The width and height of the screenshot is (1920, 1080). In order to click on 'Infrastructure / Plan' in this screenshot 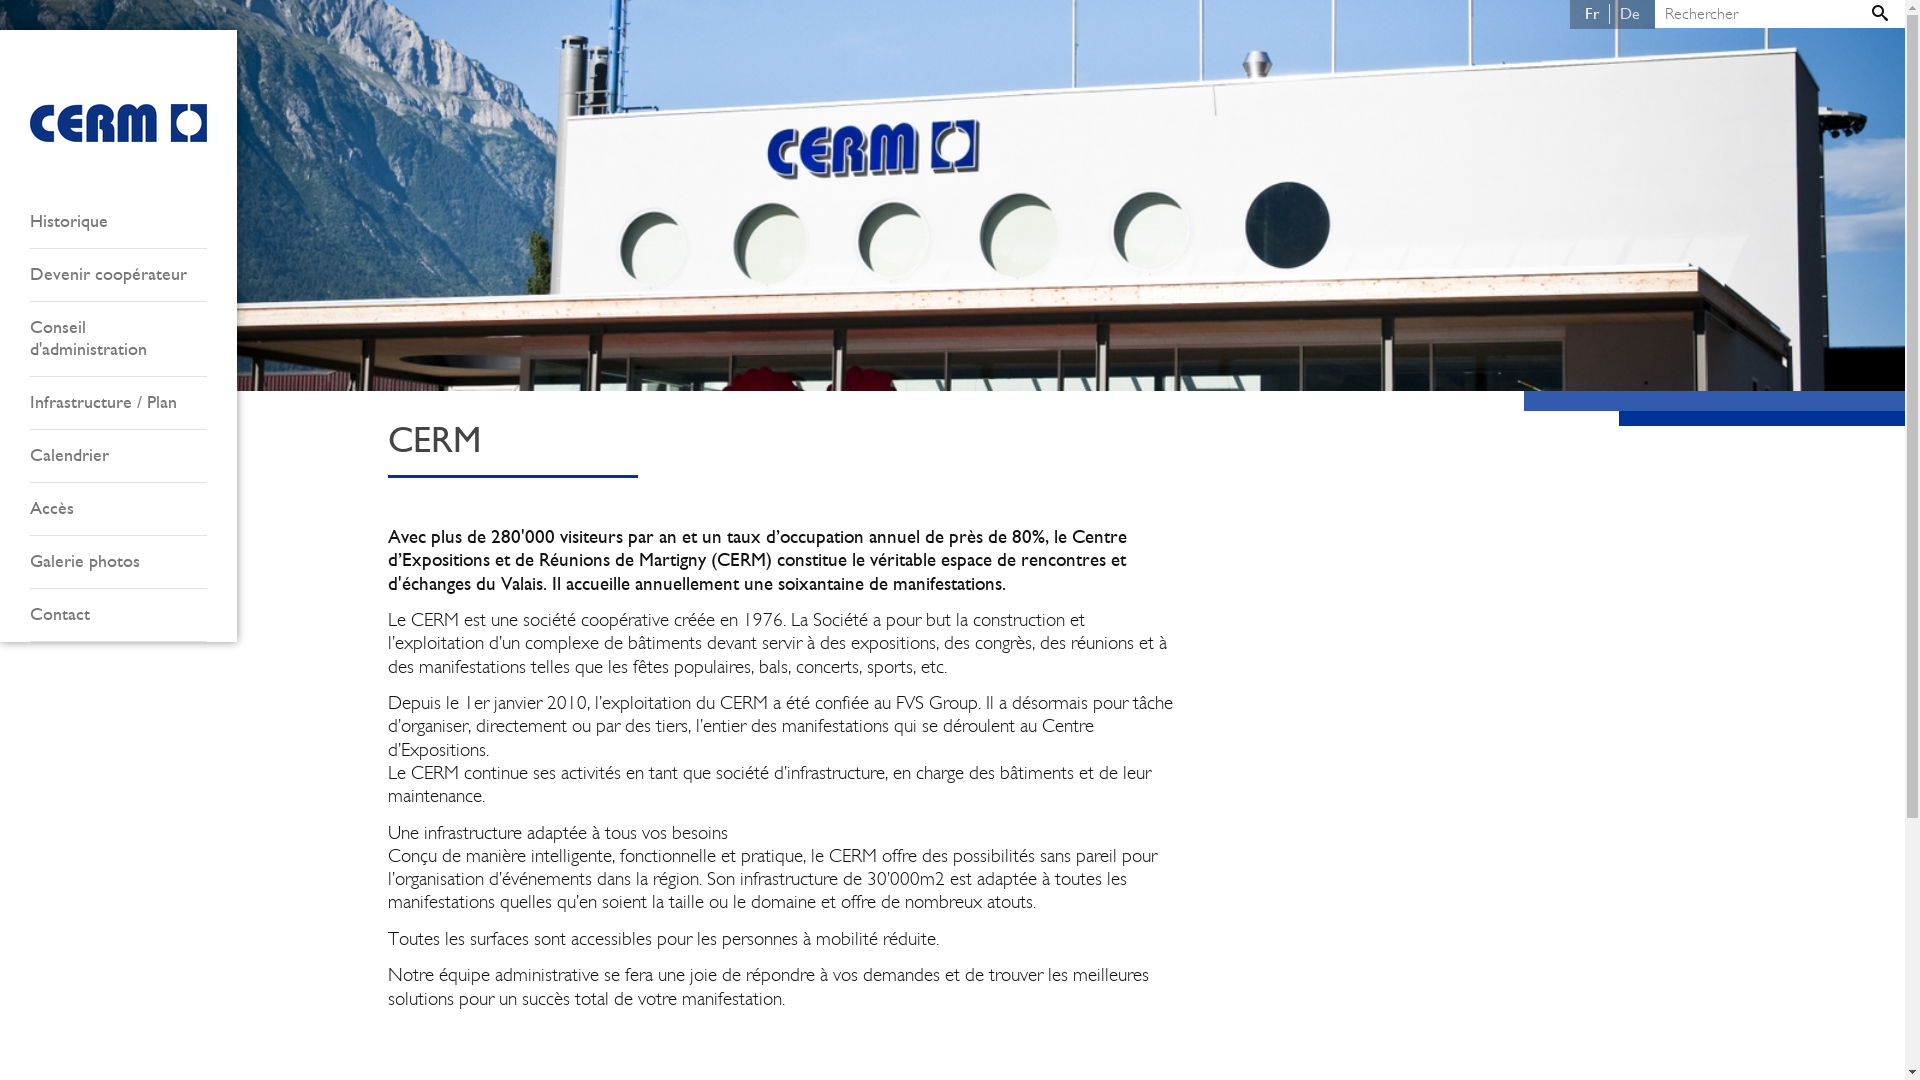, I will do `click(117, 403)`.